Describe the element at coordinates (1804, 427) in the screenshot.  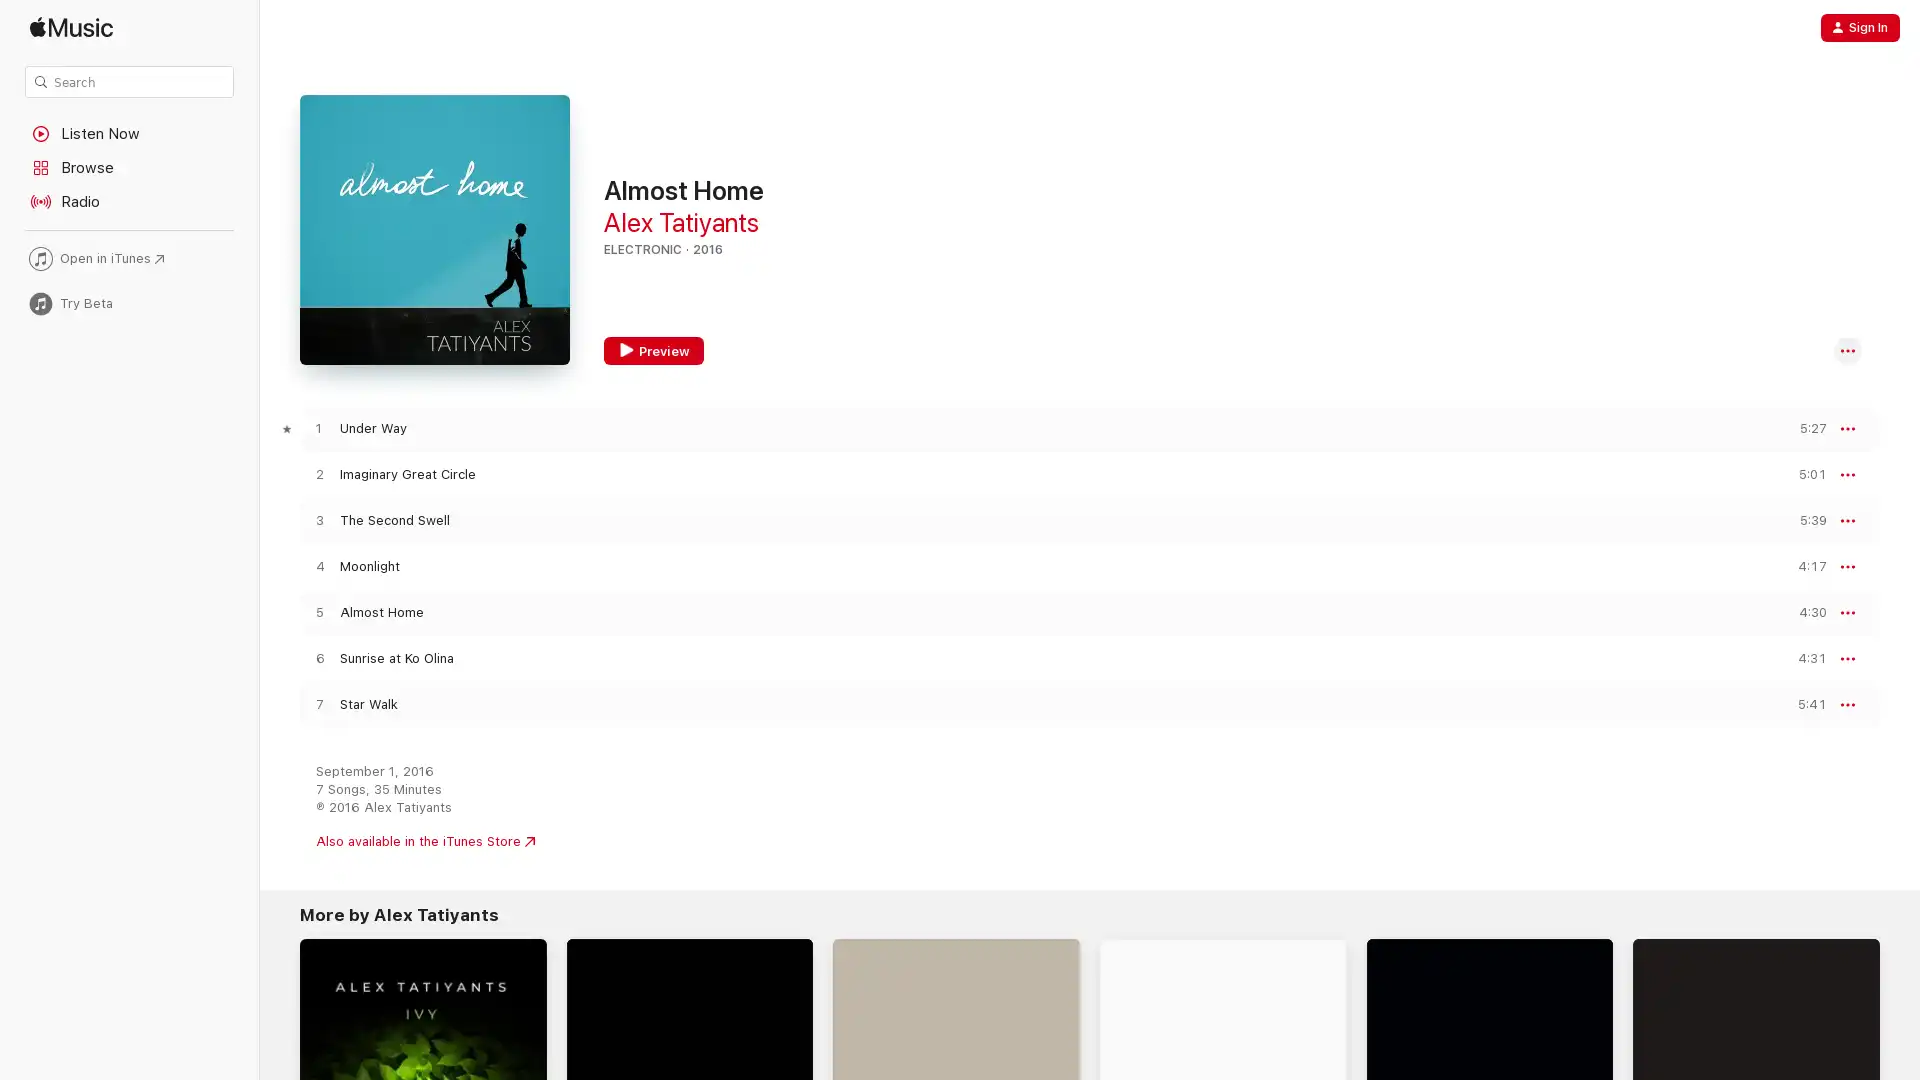
I see `Preview` at that location.